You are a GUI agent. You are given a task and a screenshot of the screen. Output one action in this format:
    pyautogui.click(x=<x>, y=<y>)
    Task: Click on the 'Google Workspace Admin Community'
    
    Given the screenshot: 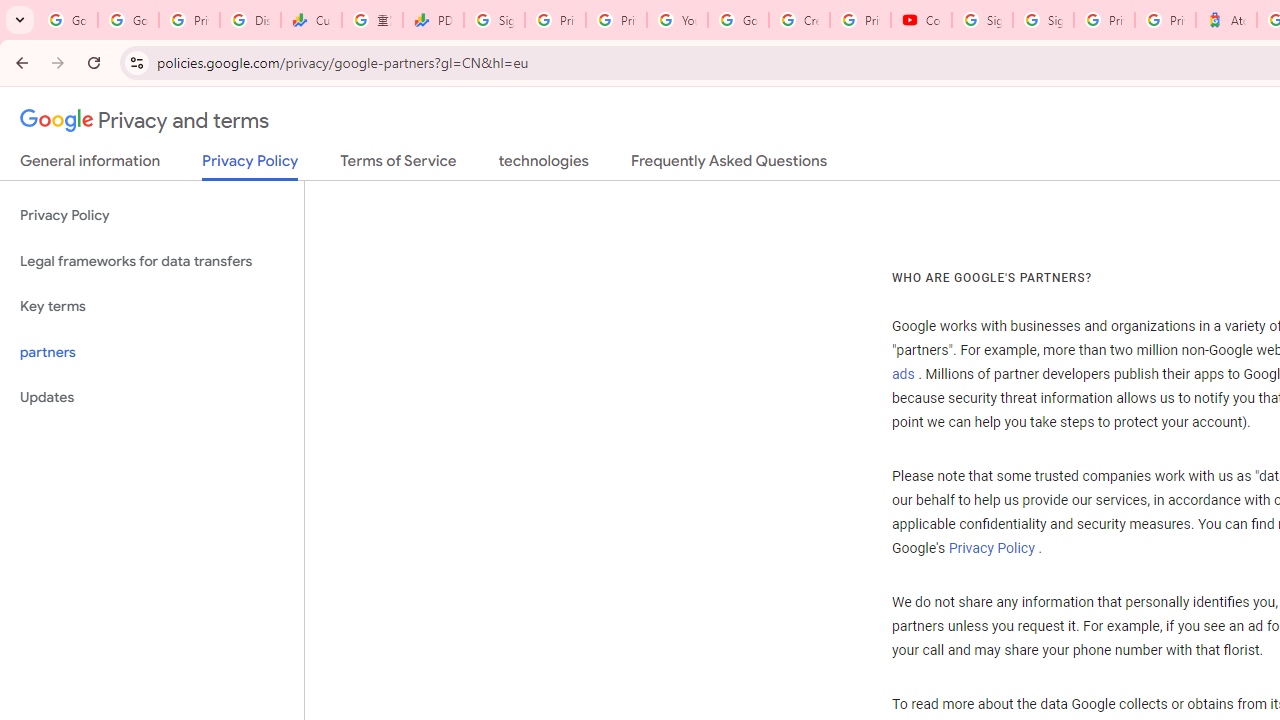 What is the action you would take?
    pyautogui.click(x=67, y=20)
    